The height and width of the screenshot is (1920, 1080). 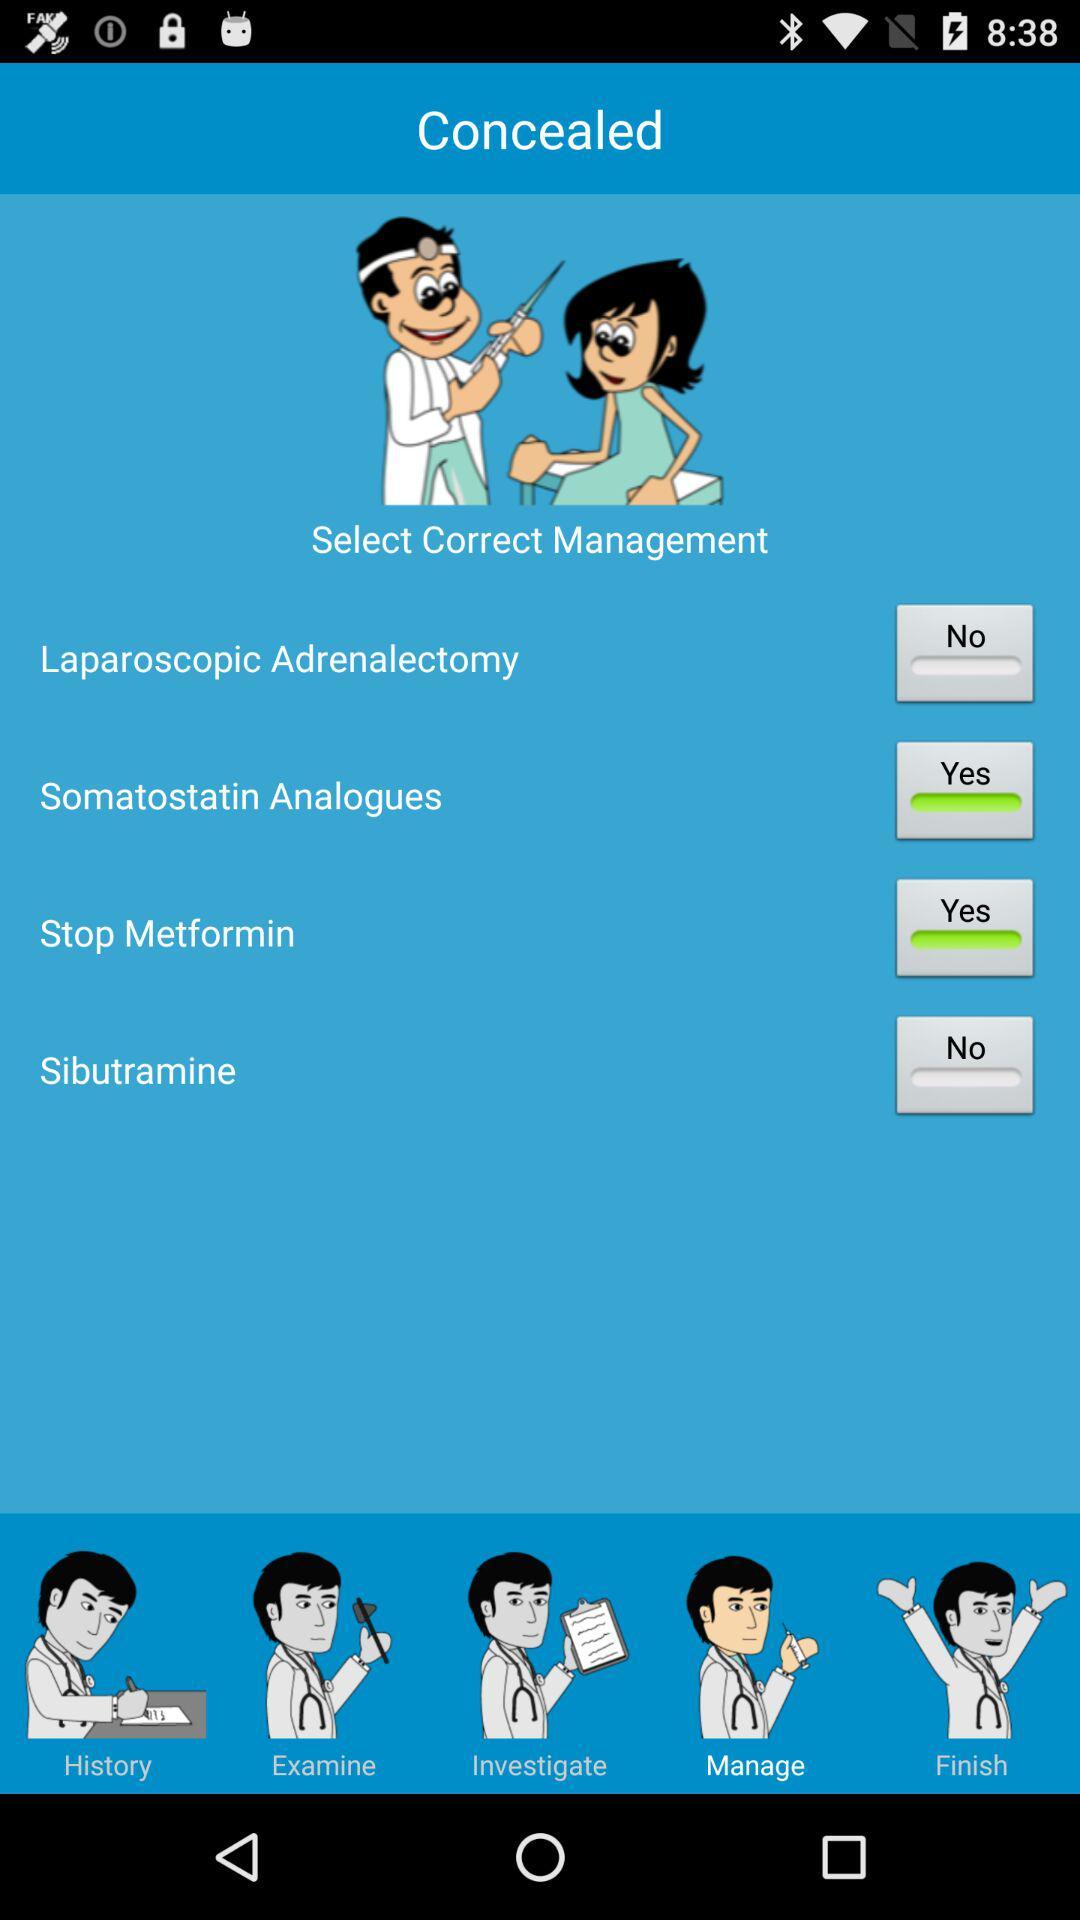 I want to click on the app below sibutramine app, so click(x=323, y=1653).